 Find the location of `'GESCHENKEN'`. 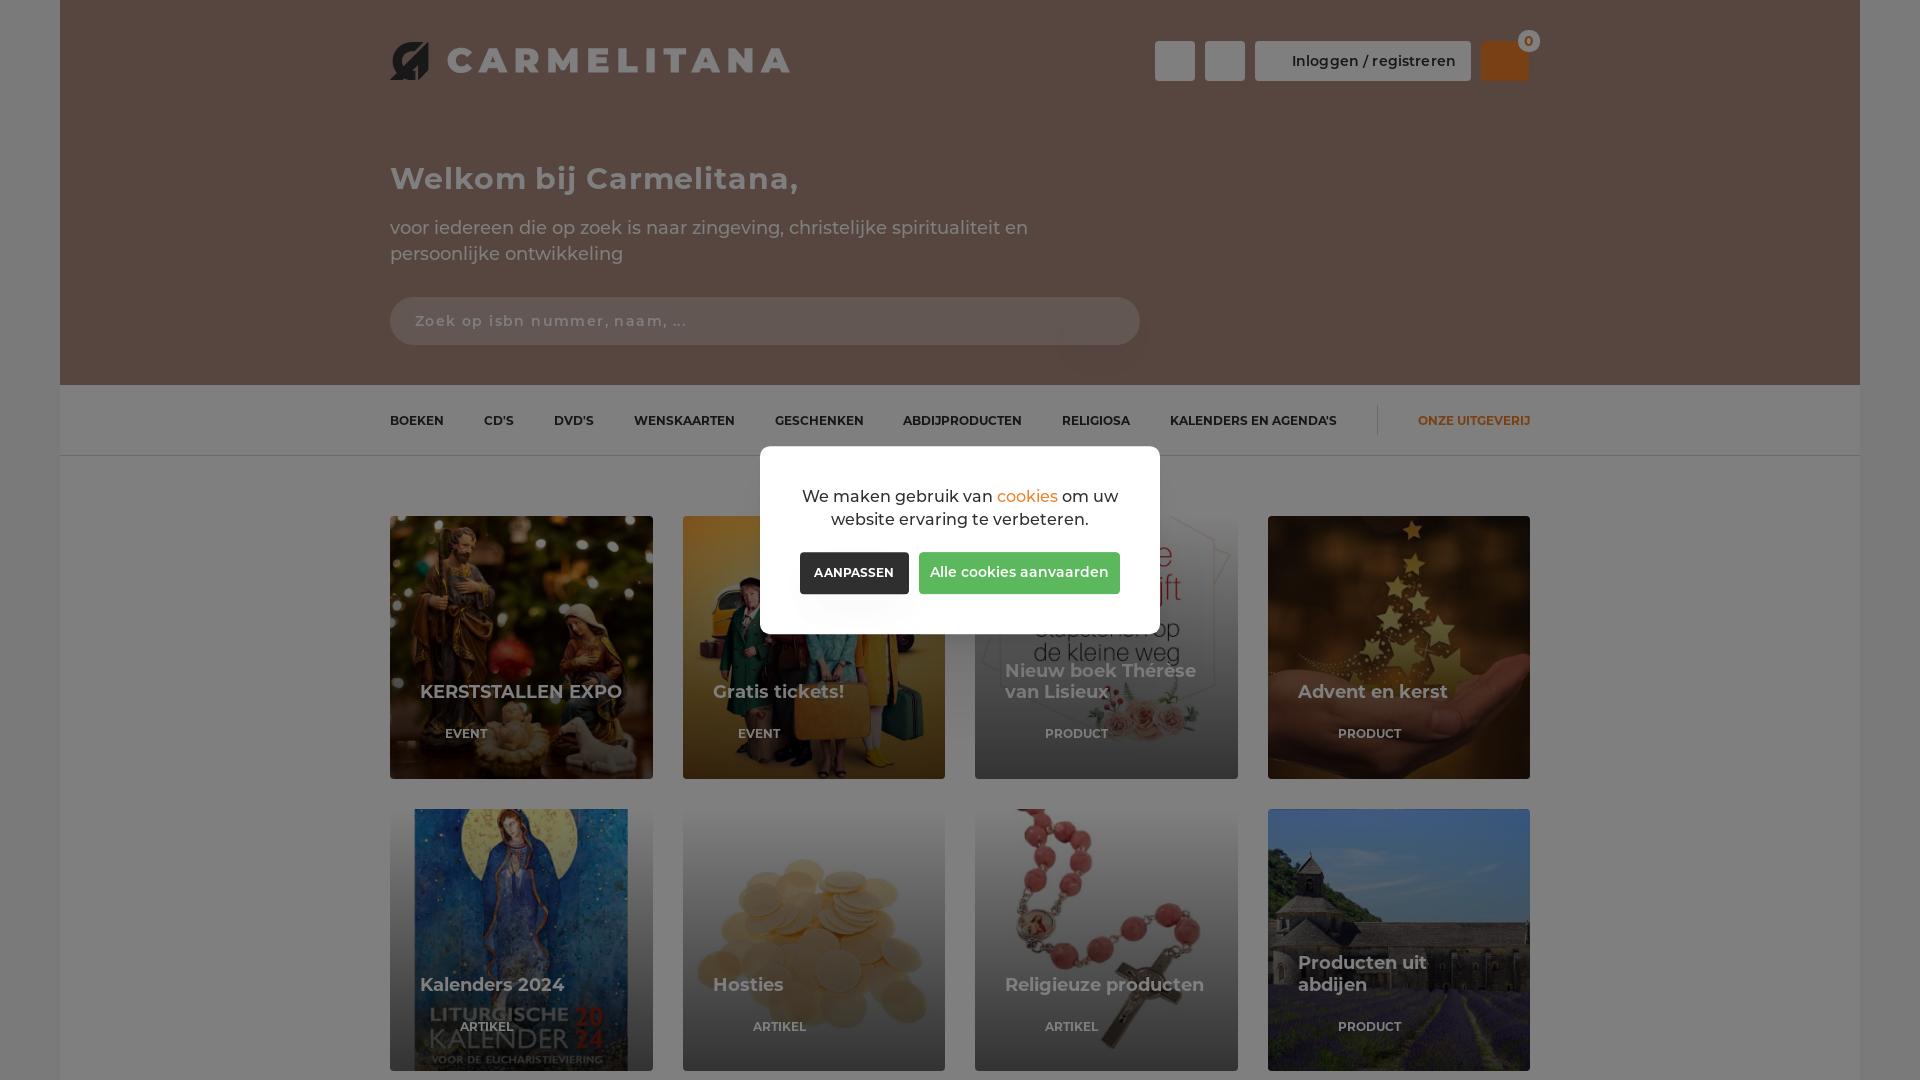

'GESCHENKEN' is located at coordinates (819, 419).